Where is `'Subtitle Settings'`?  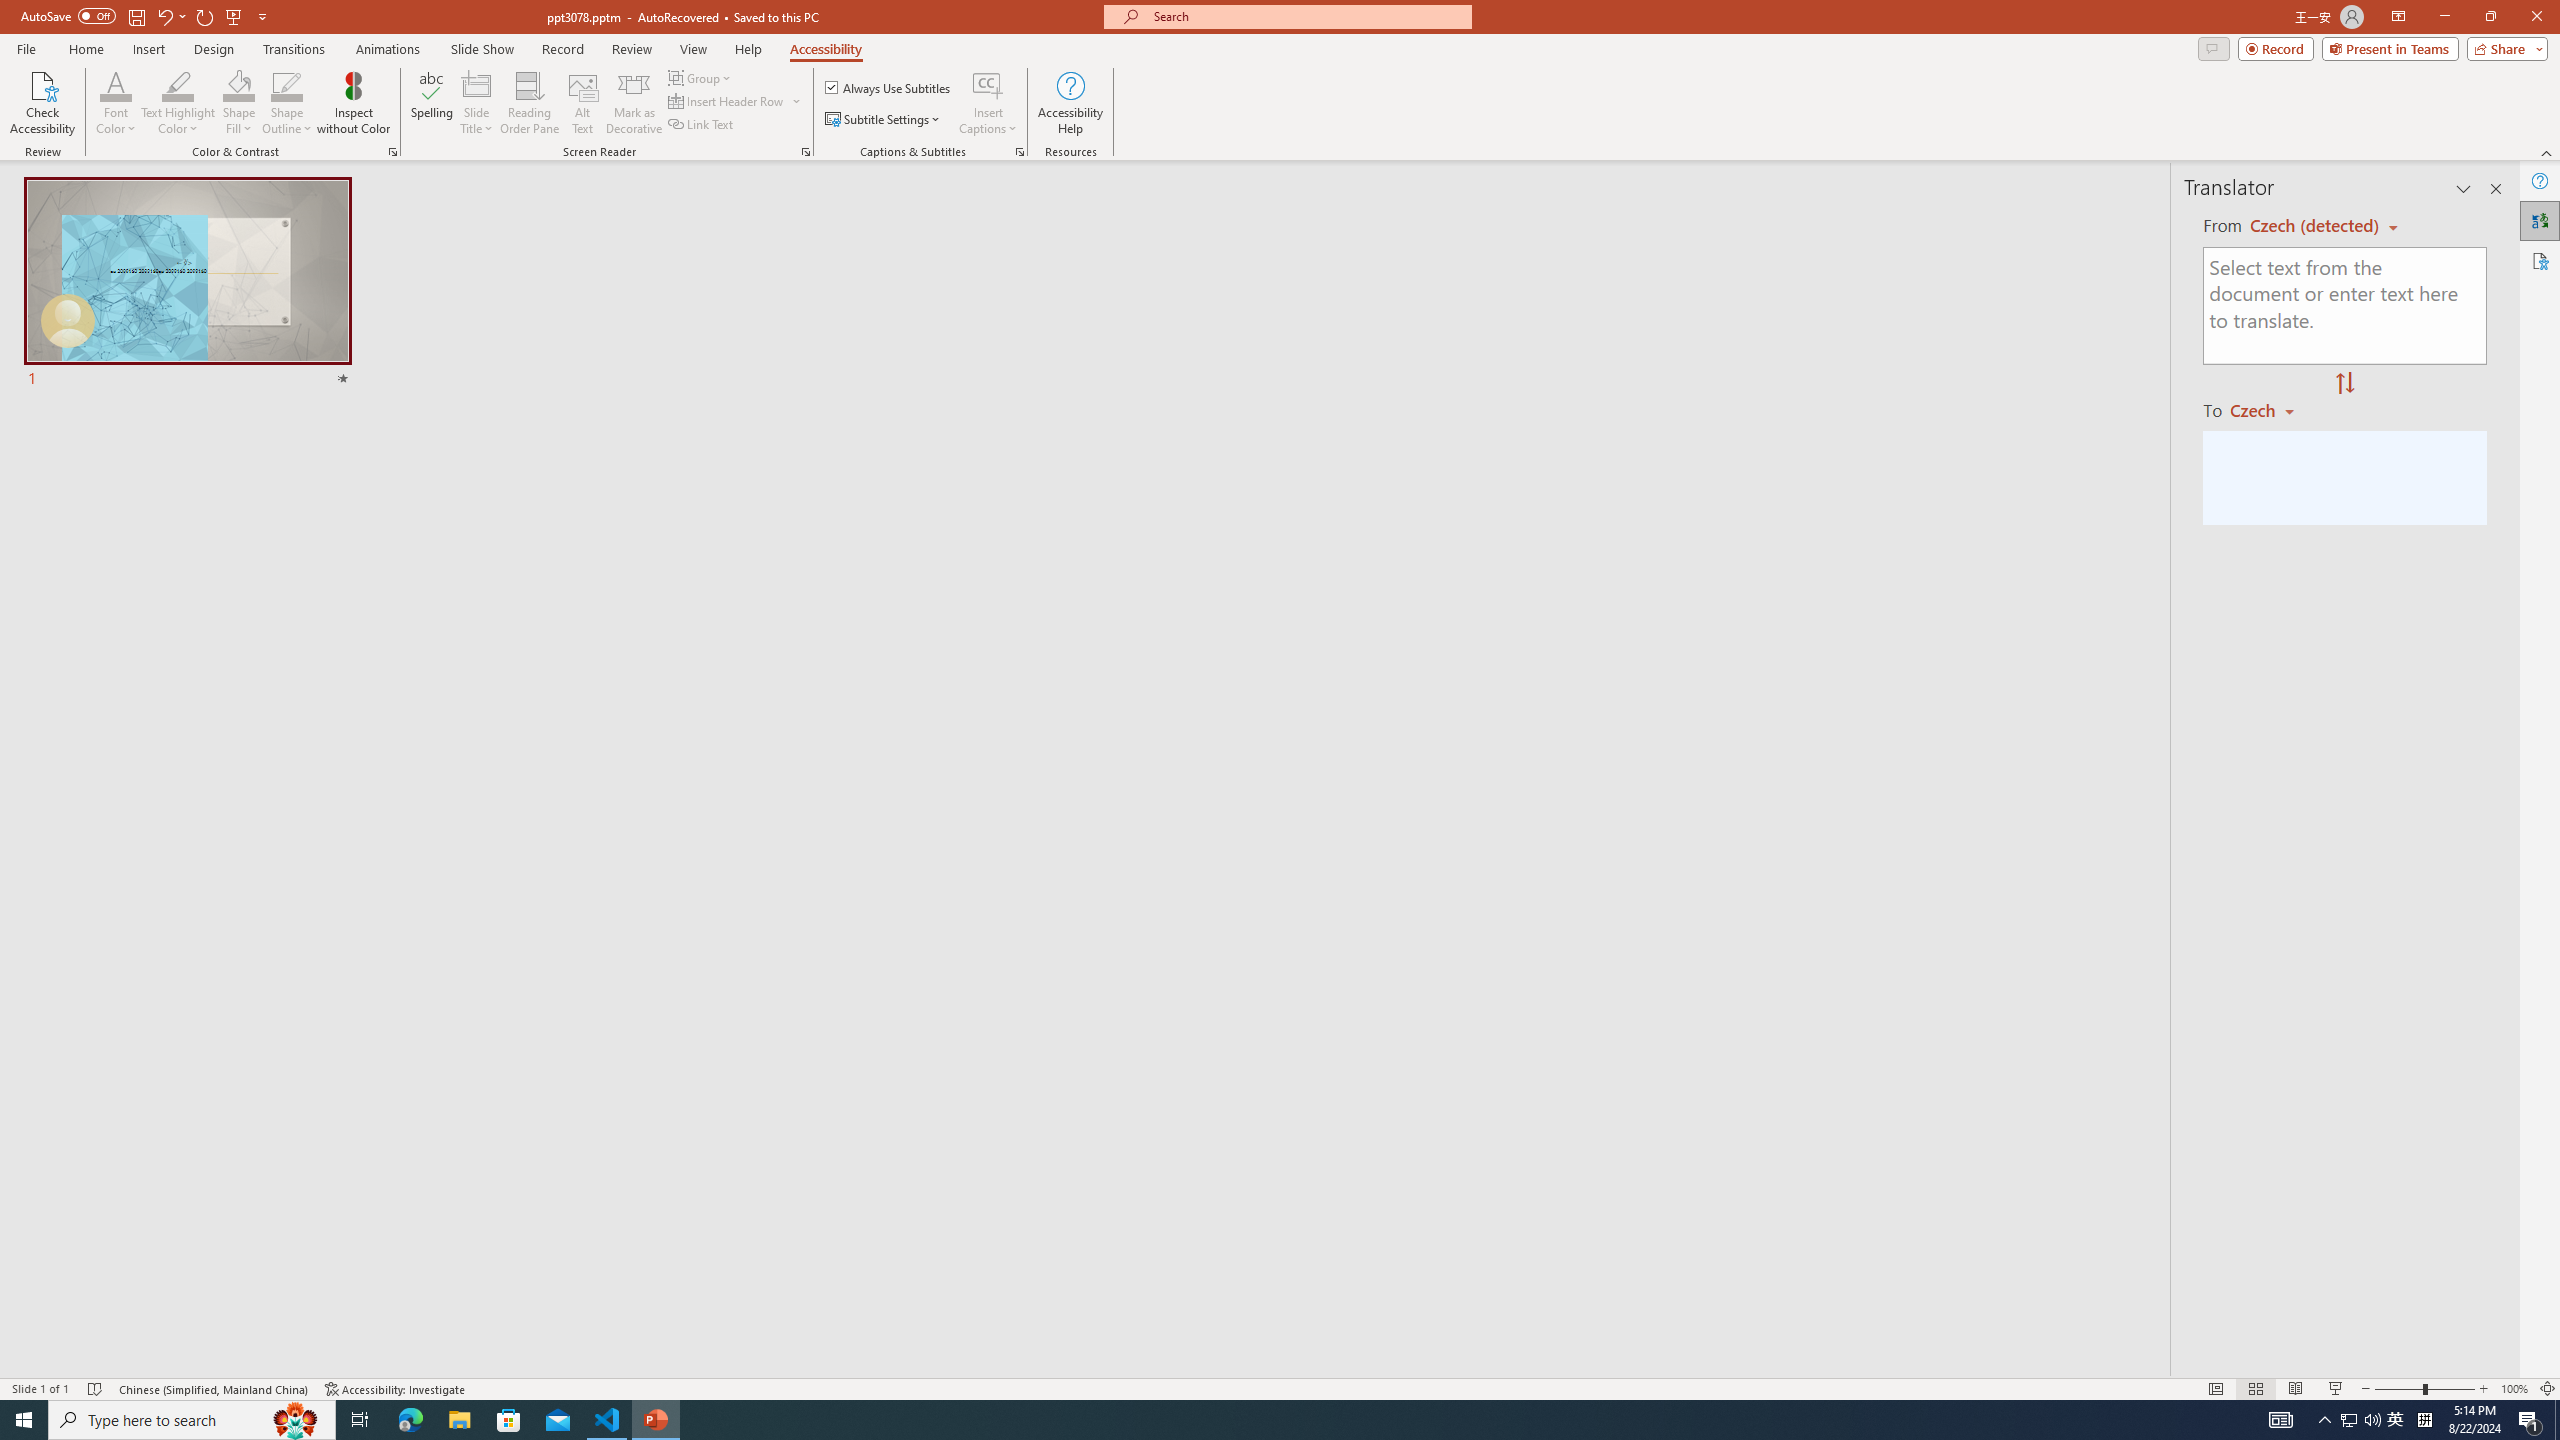 'Subtitle Settings' is located at coordinates (884, 118).